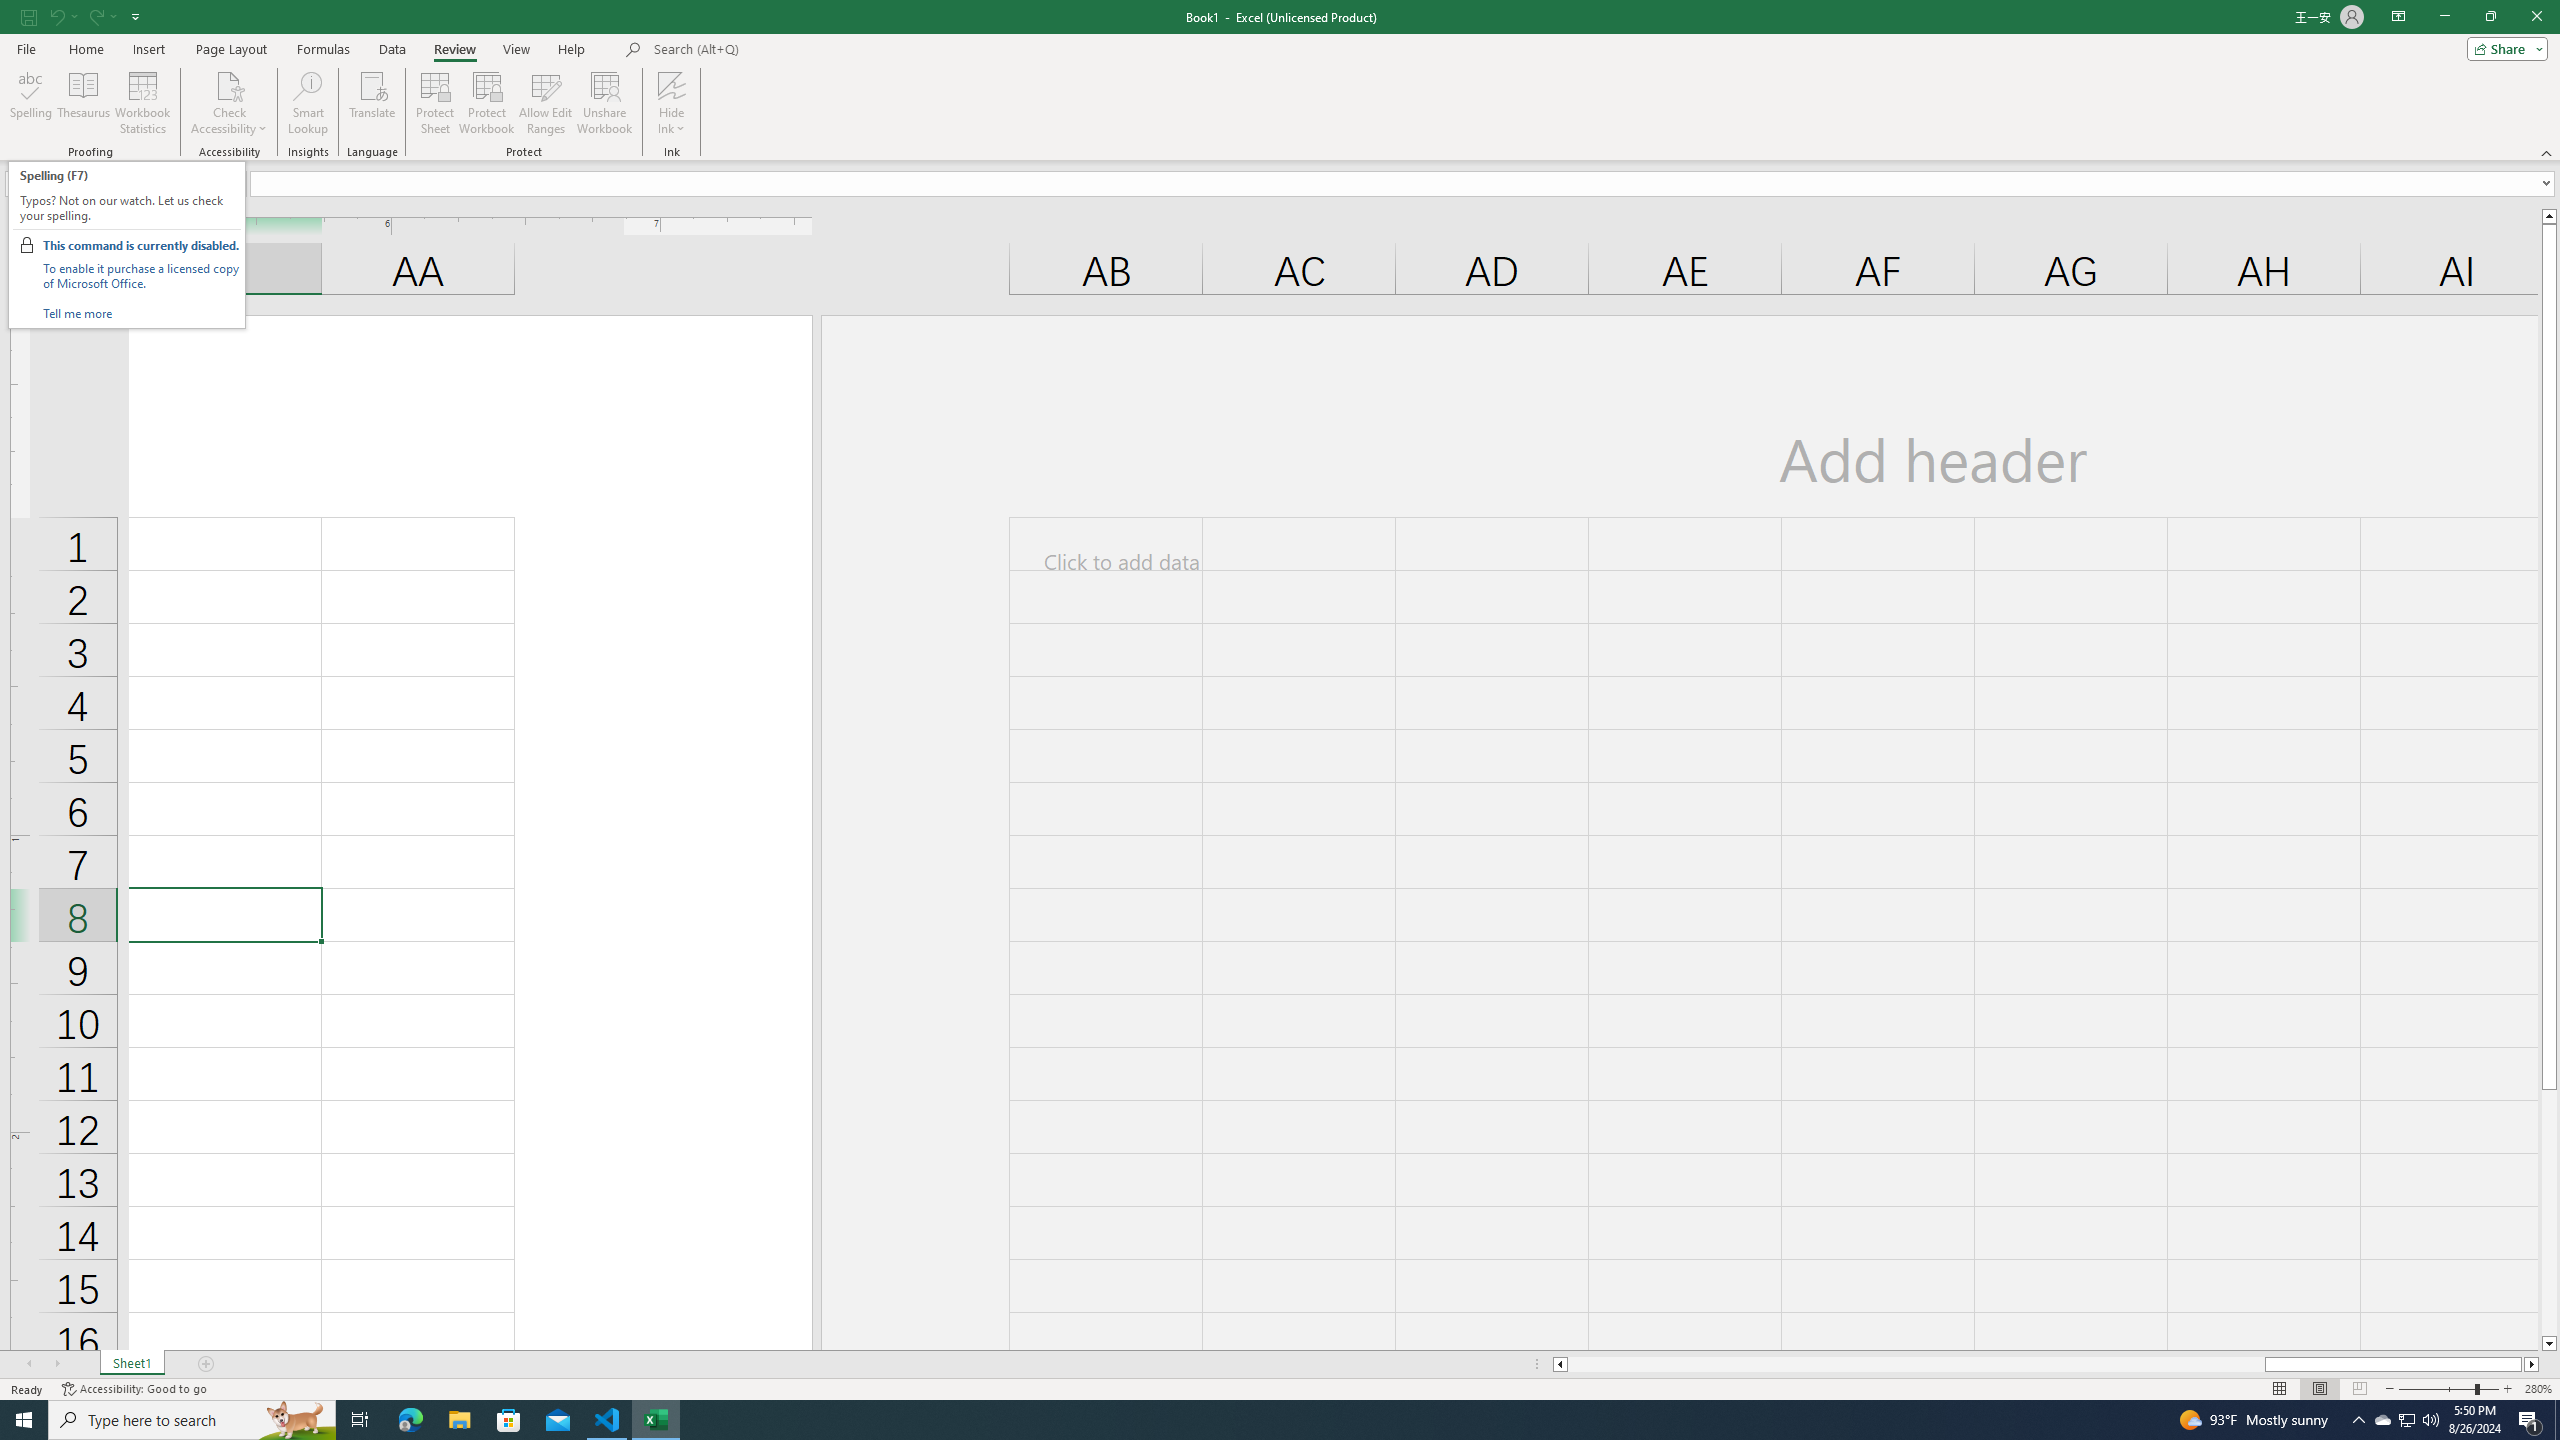  I want to click on 'Translate', so click(371, 103).